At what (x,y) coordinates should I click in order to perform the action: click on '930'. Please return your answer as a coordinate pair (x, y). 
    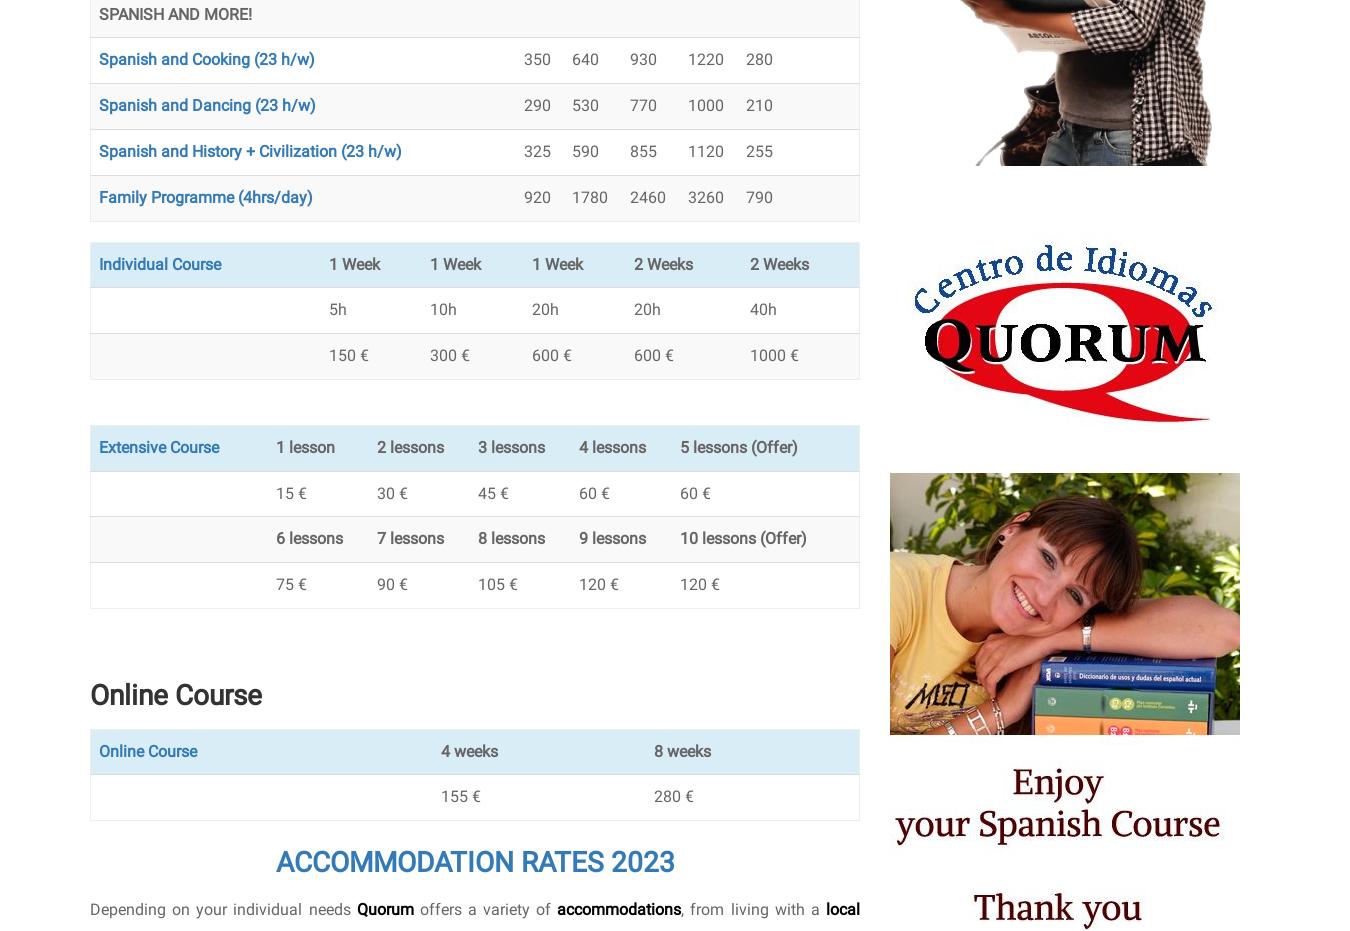
    Looking at the image, I should click on (642, 58).